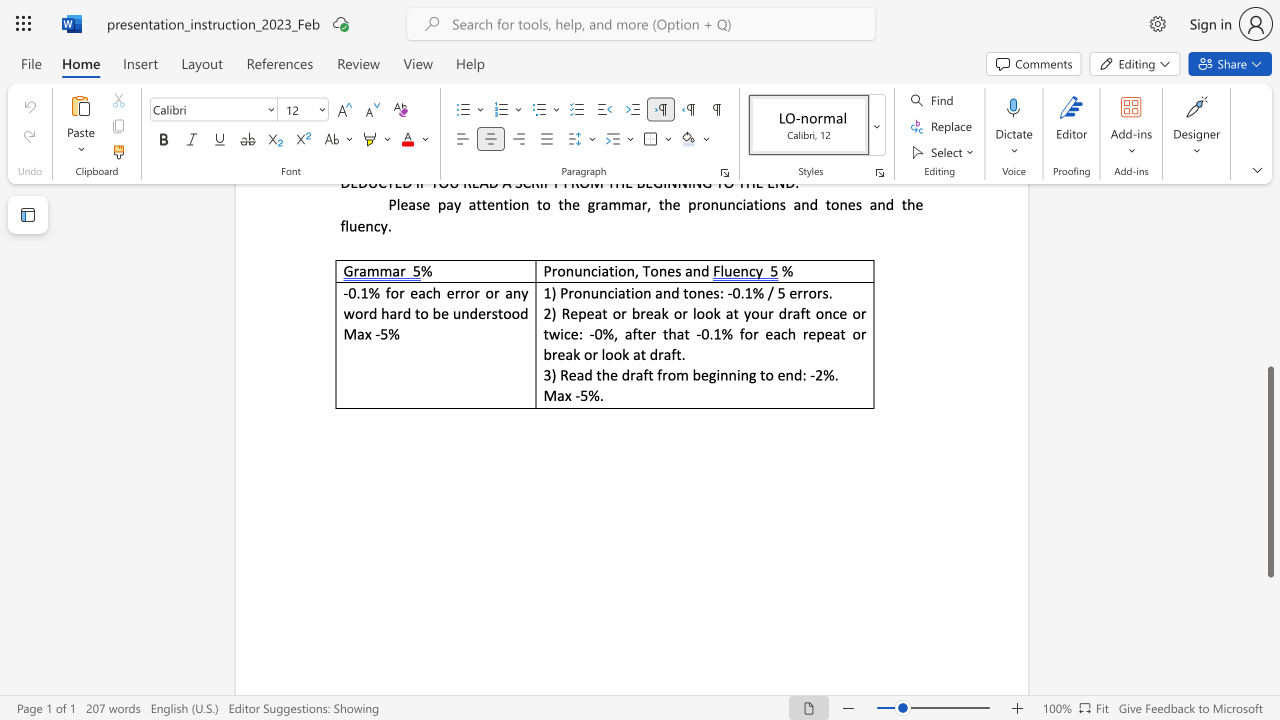 The width and height of the screenshot is (1280, 720). What do you see at coordinates (1269, 472) in the screenshot?
I see `the scrollbar and move down 160 pixels` at bounding box center [1269, 472].